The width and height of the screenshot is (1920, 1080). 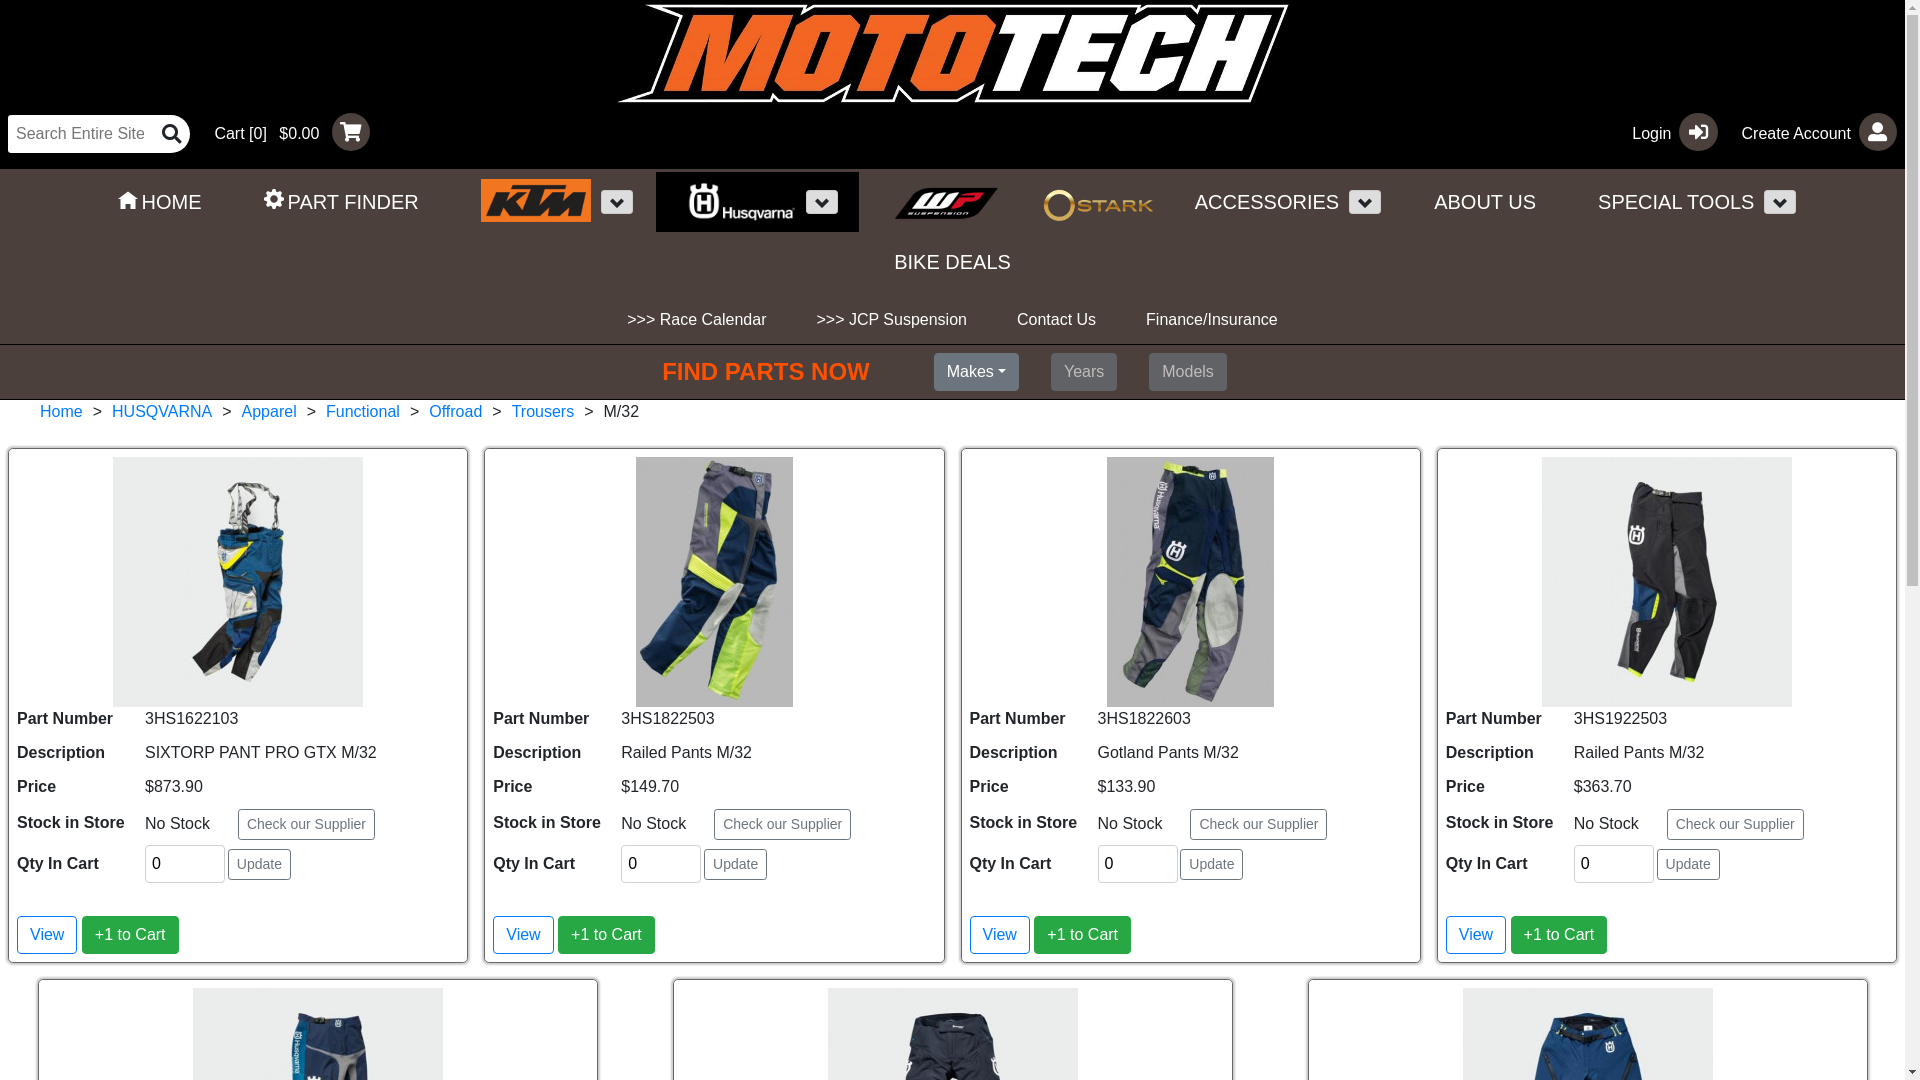 I want to click on 'ABOUT US', so click(x=1484, y=201).